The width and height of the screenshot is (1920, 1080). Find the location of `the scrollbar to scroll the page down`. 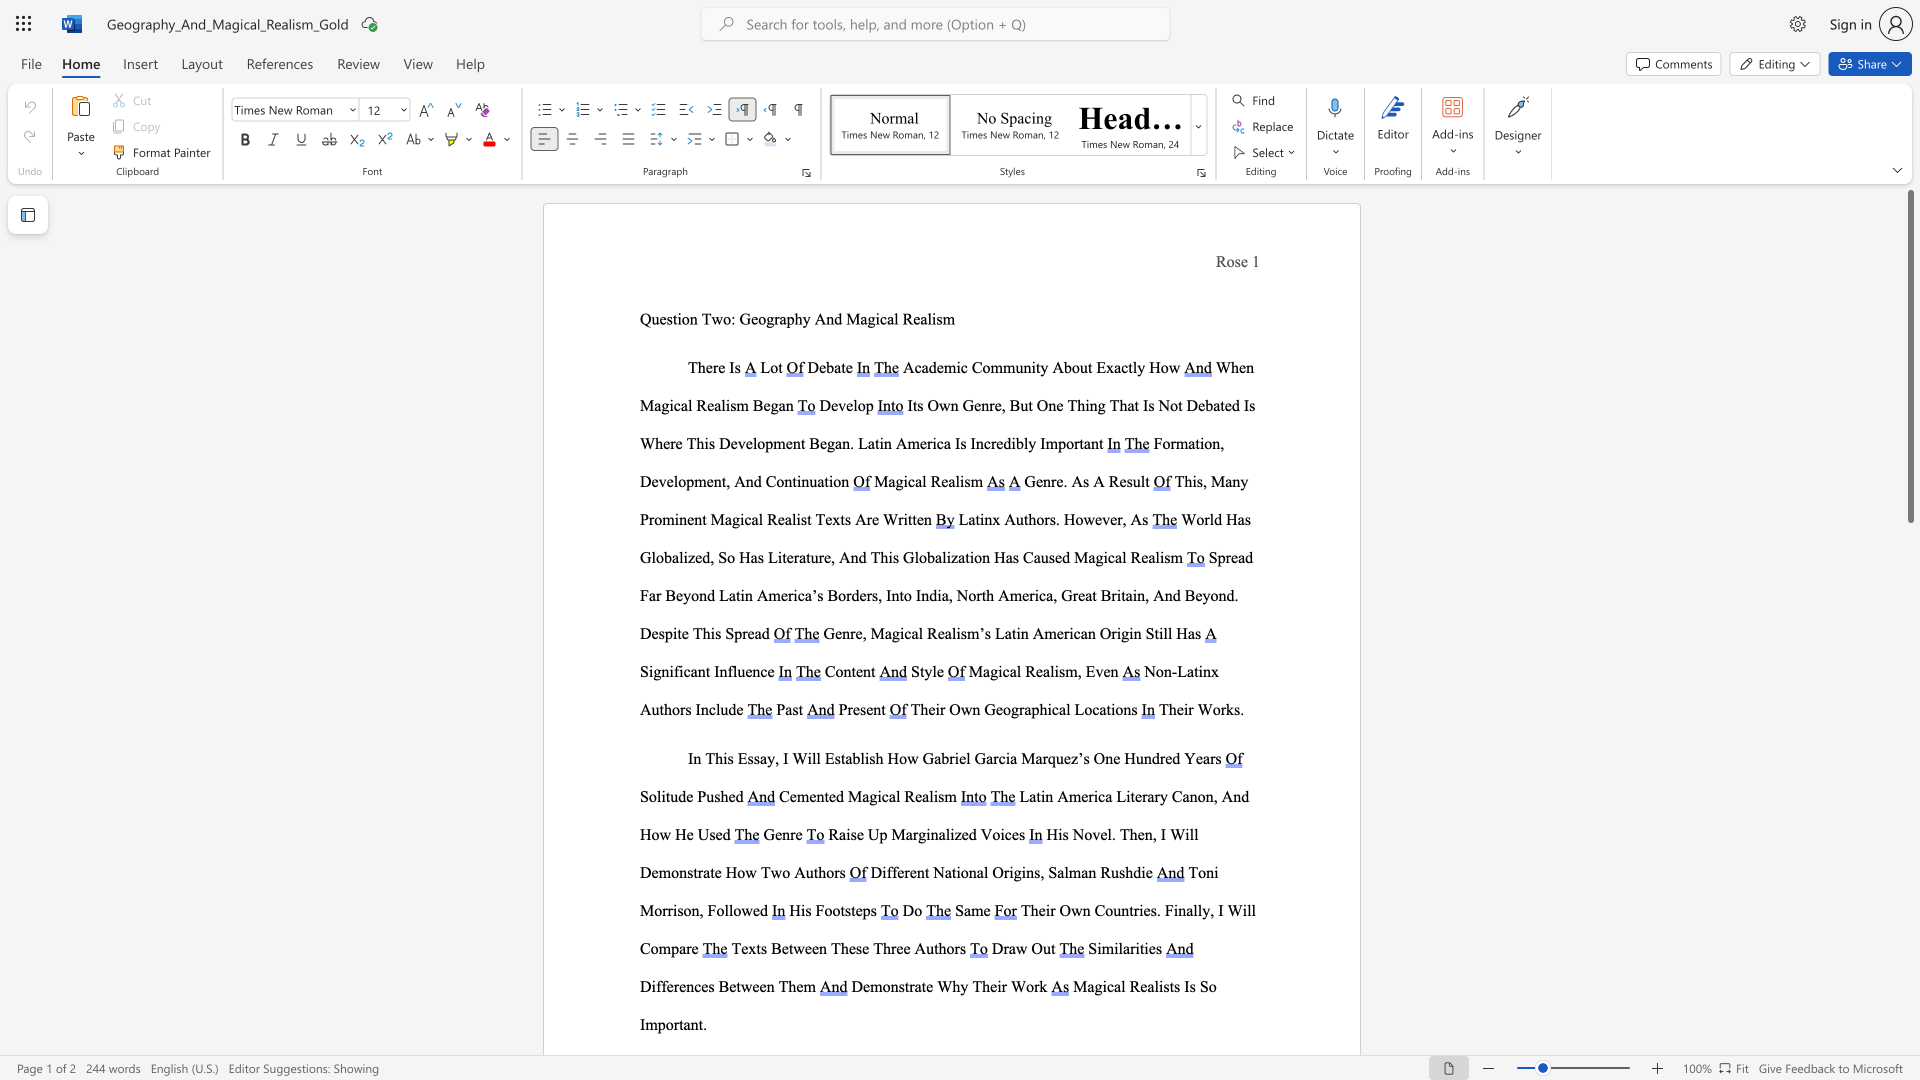

the scrollbar to scroll the page down is located at coordinates (1909, 1010).